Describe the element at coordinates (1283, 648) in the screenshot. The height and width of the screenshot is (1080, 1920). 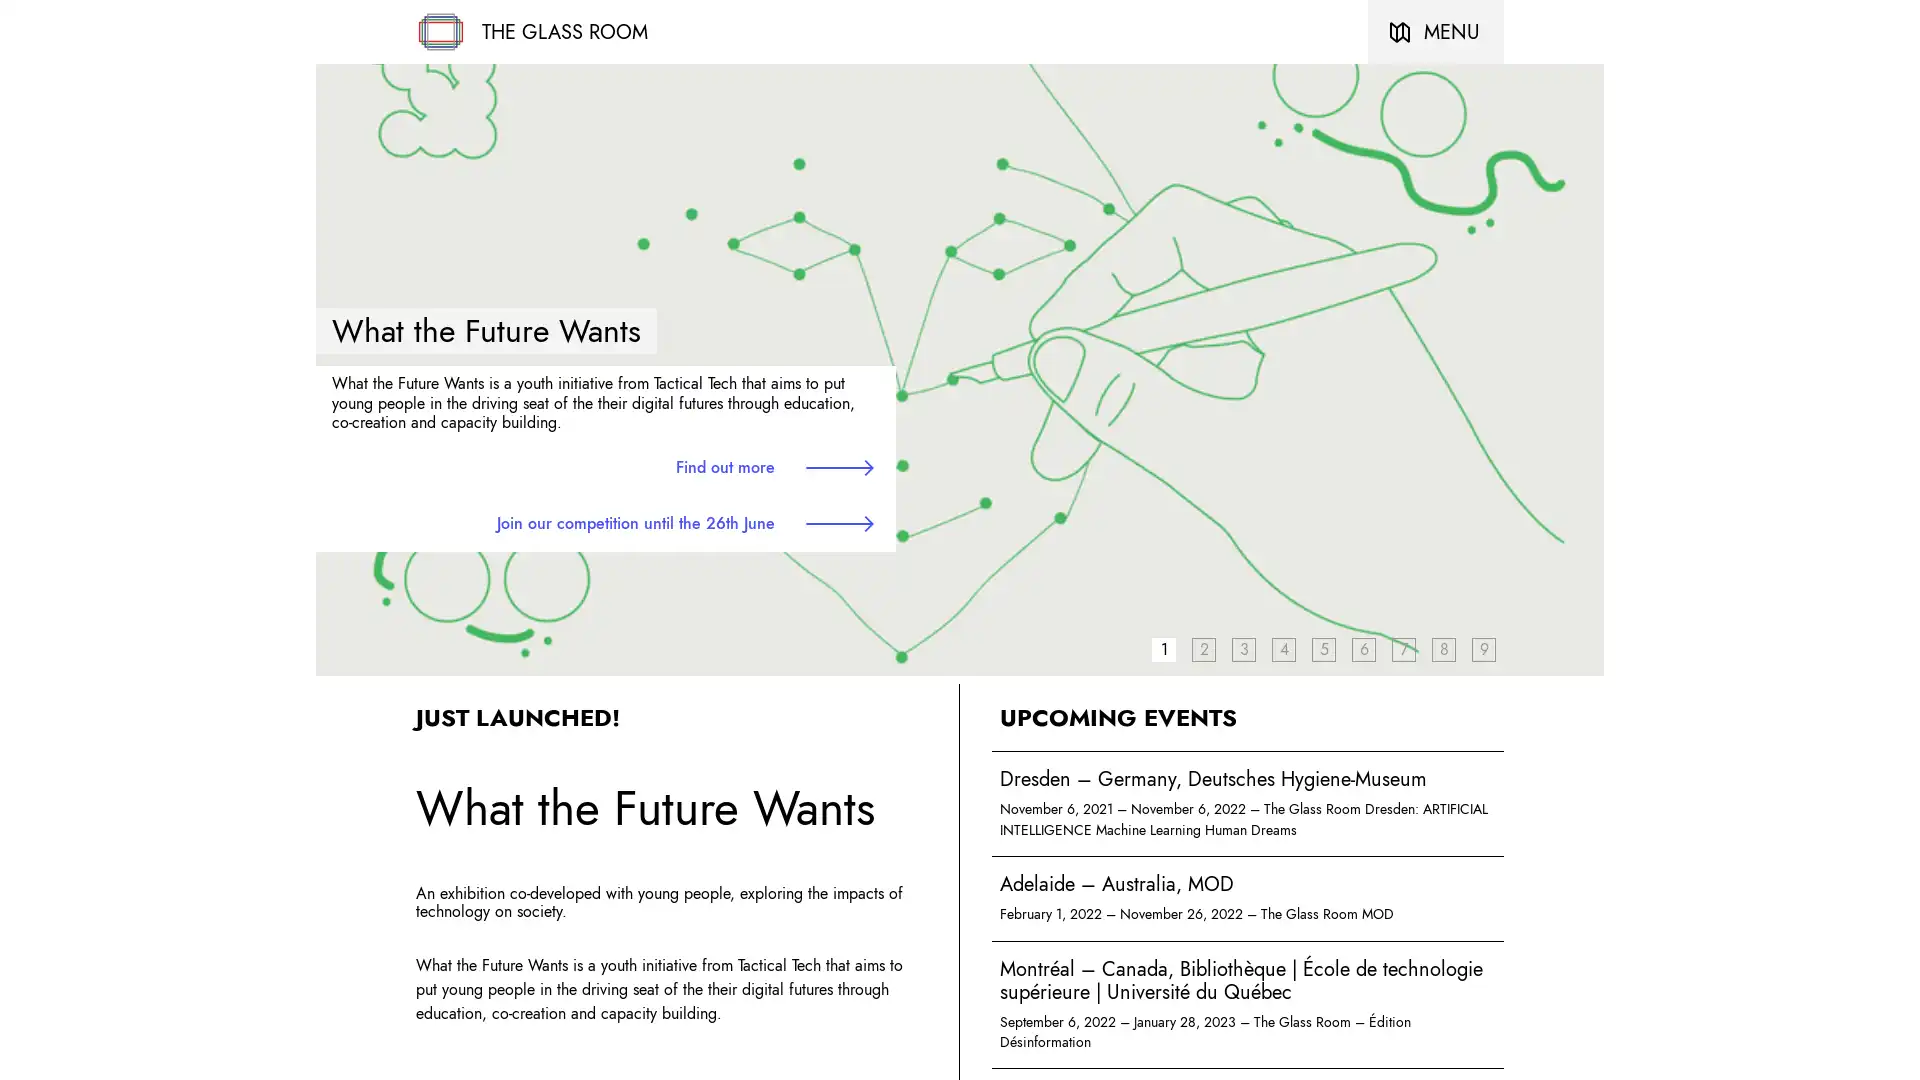
I see `slide item 4` at that location.